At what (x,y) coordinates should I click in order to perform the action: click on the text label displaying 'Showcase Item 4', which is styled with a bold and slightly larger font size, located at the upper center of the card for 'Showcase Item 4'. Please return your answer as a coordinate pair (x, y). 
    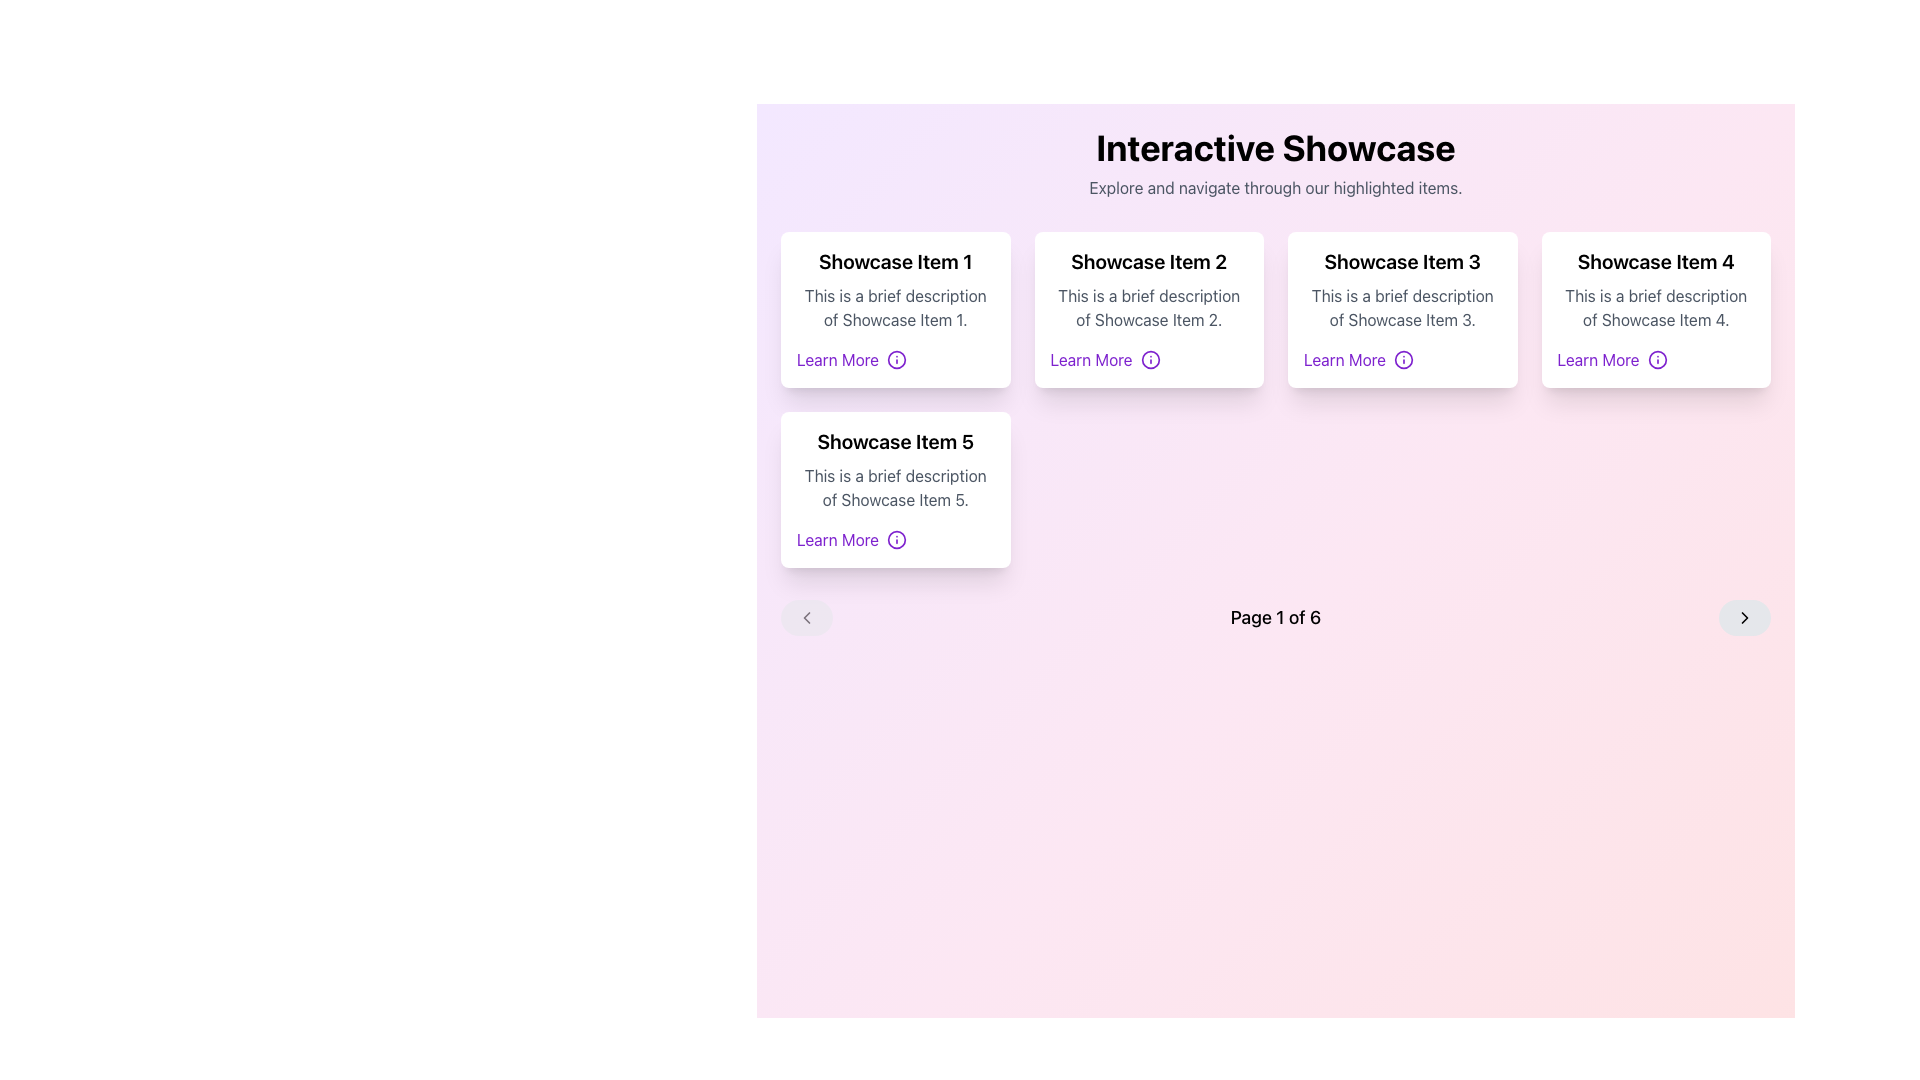
    Looking at the image, I should click on (1656, 261).